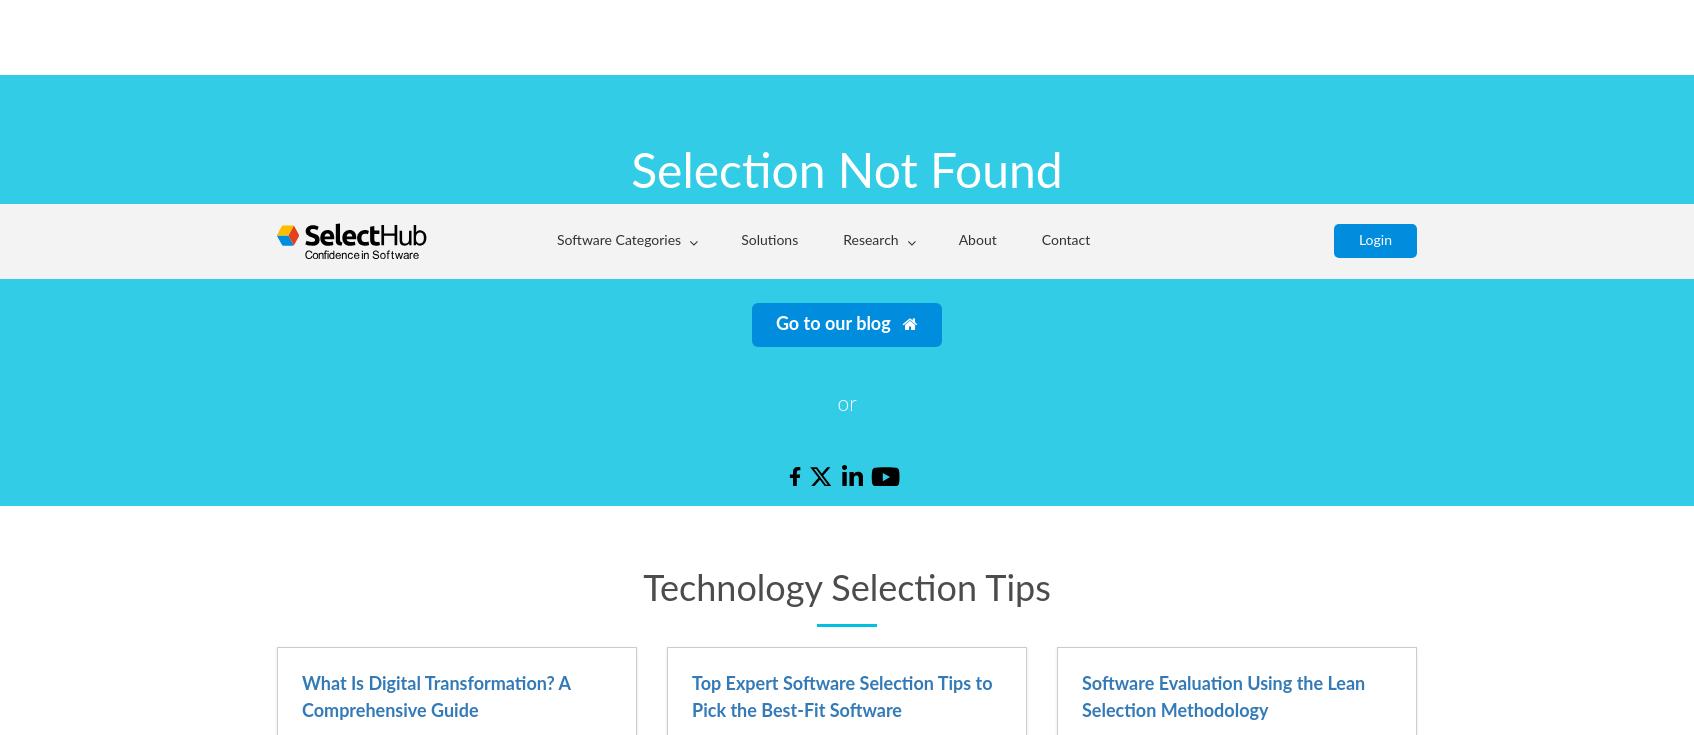 The width and height of the screenshot is (1694, 735). Describe the element at coordinates (768, 35) in the screenshot. I see `'Solutions'` at that location.